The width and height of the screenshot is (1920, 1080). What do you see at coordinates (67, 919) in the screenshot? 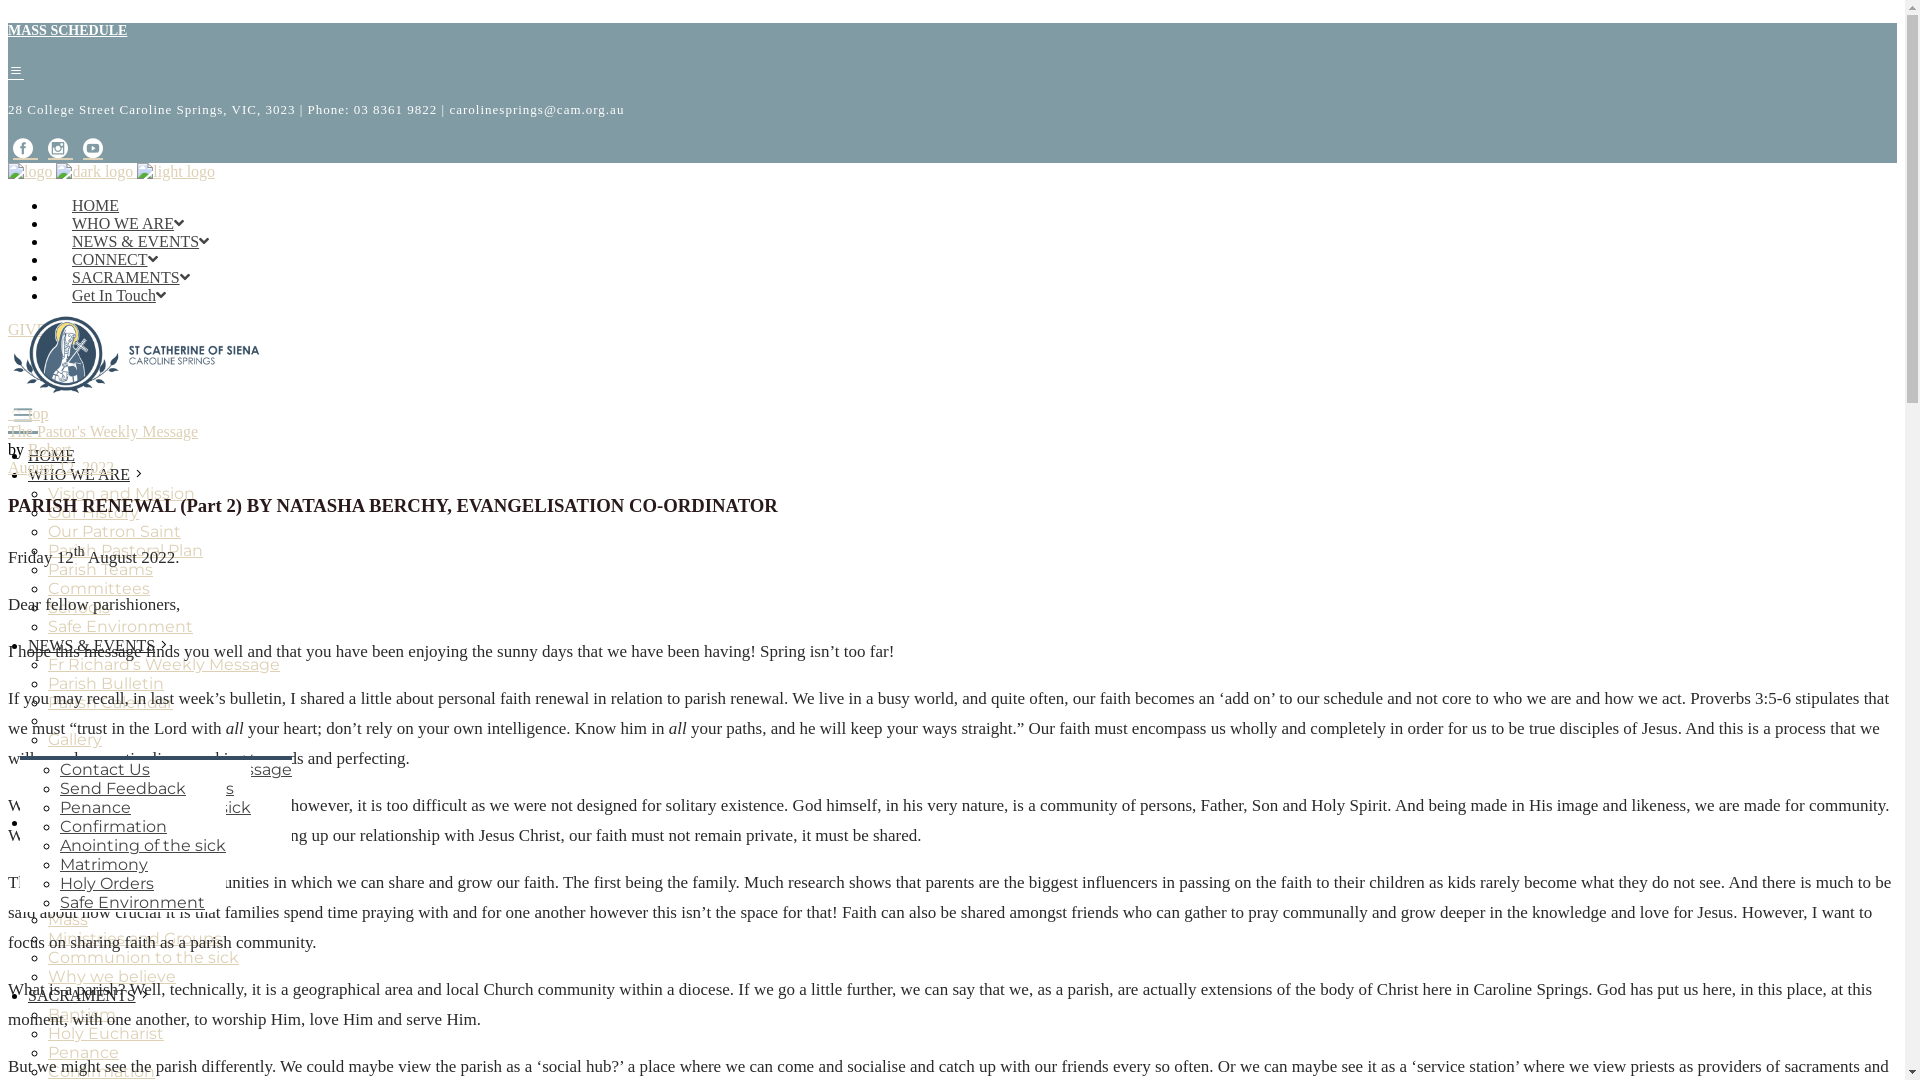
I see `'Mass'` at bounding box center [67, 919].